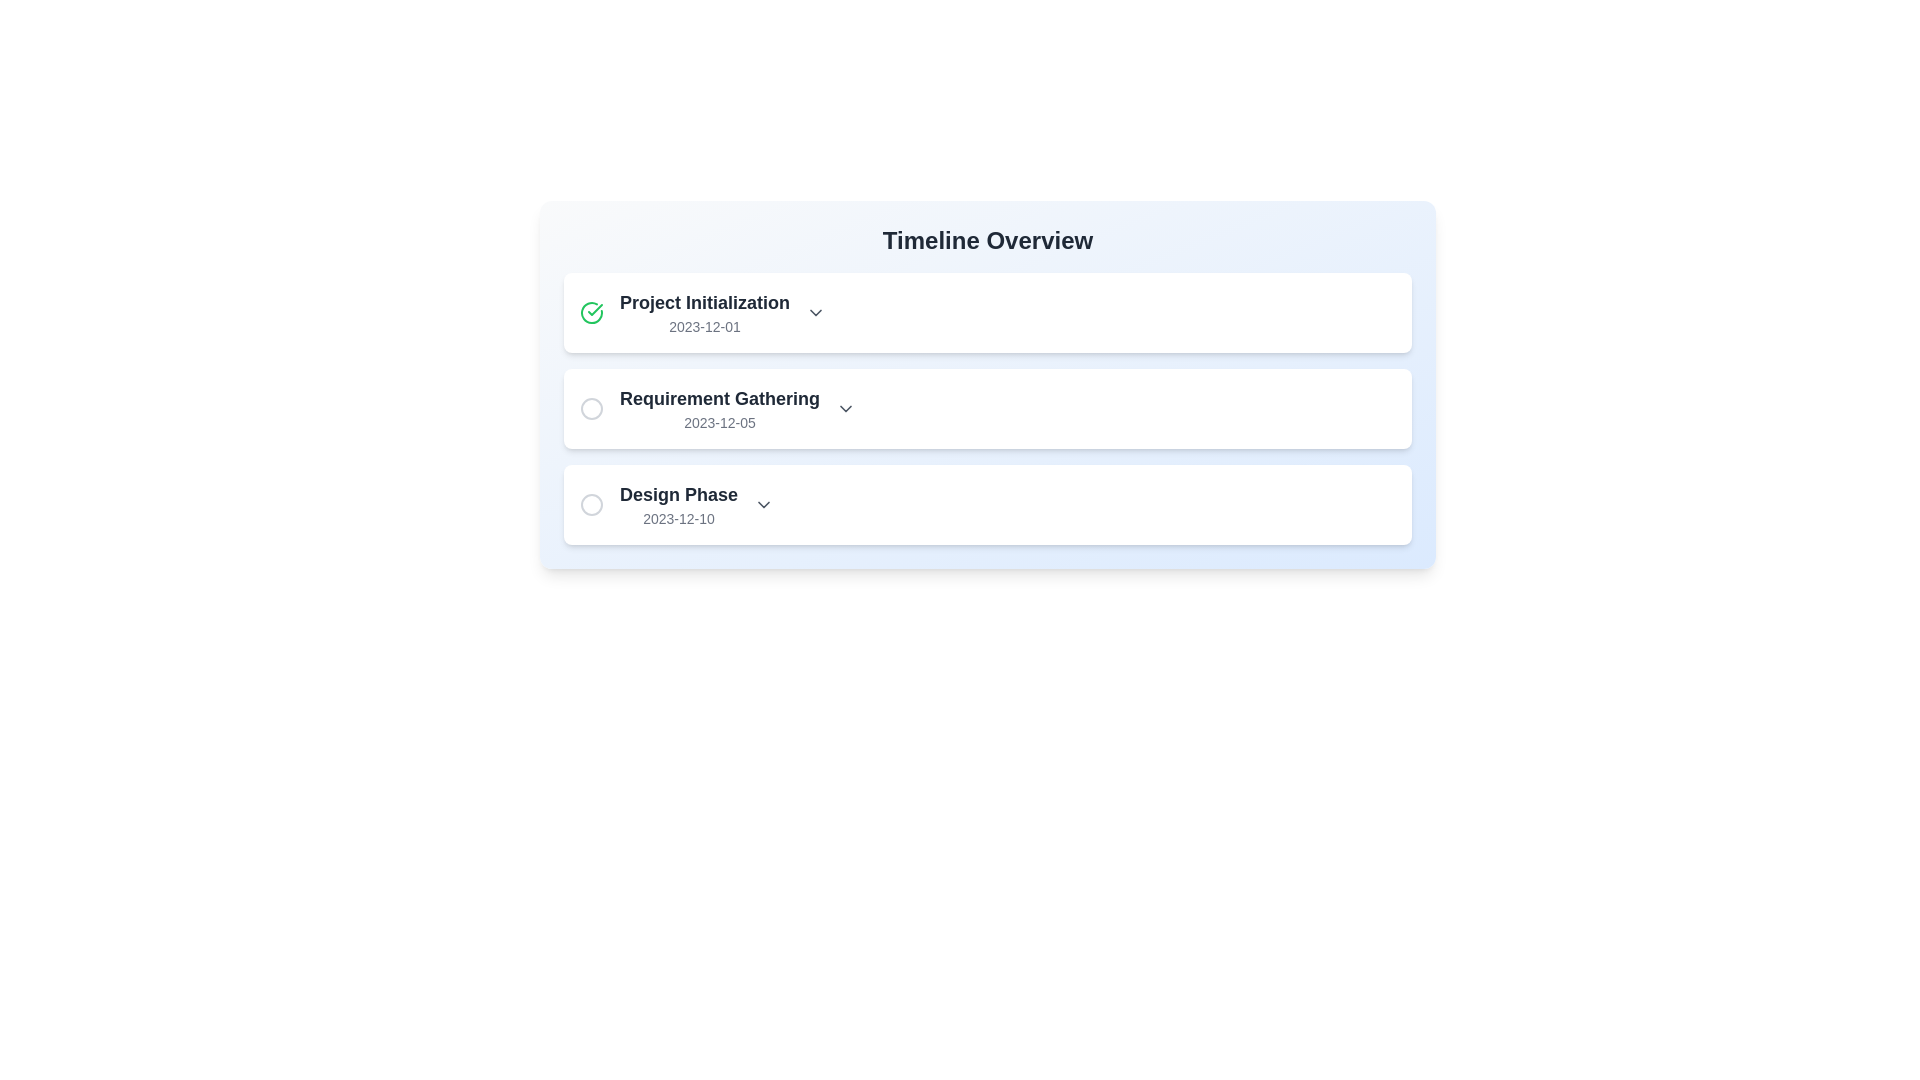 This screenshot has height=1080, width=1920. What do you see at coordinates (816, 312) in the screenshot?
I see `the downward-pointing arrow icon next to 'Project Initialization' in the timeline overview` at bounding box center [816, 312].